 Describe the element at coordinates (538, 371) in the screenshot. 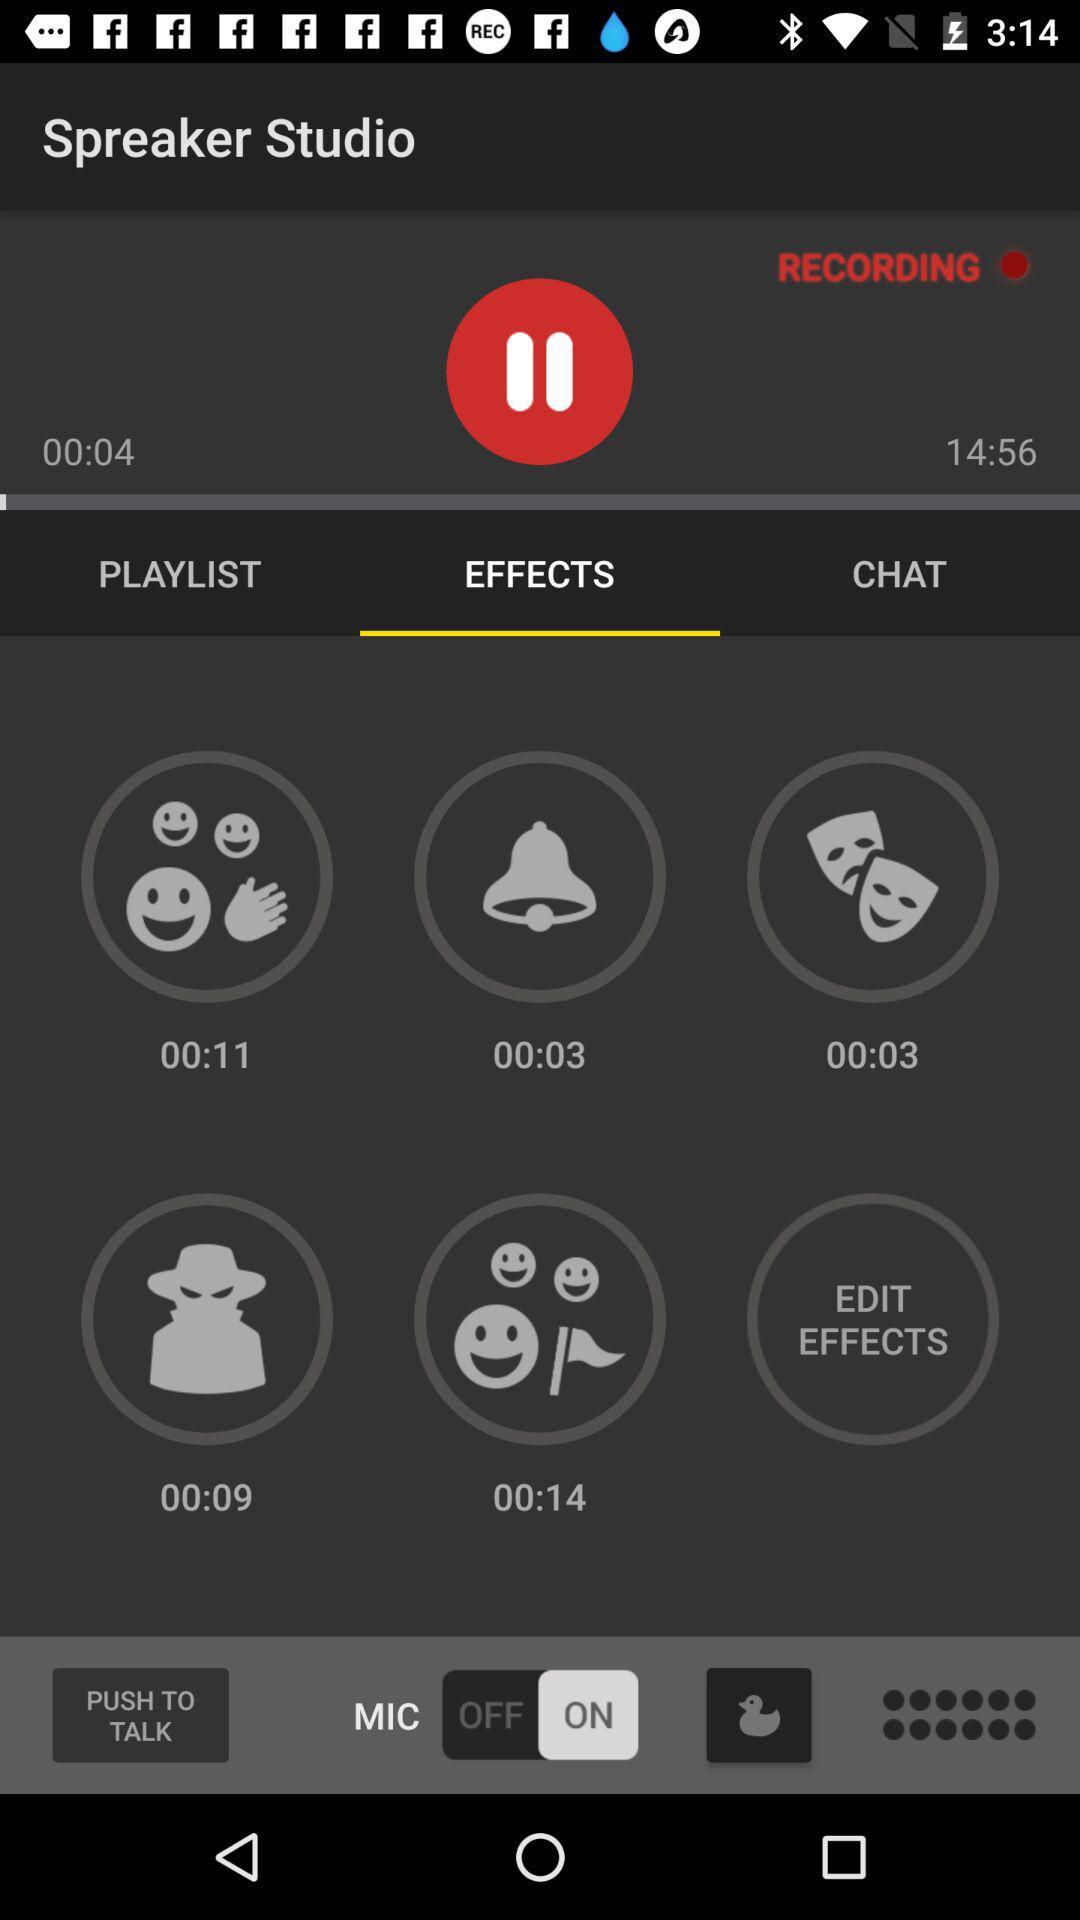

I see `the pause icon` at that location.